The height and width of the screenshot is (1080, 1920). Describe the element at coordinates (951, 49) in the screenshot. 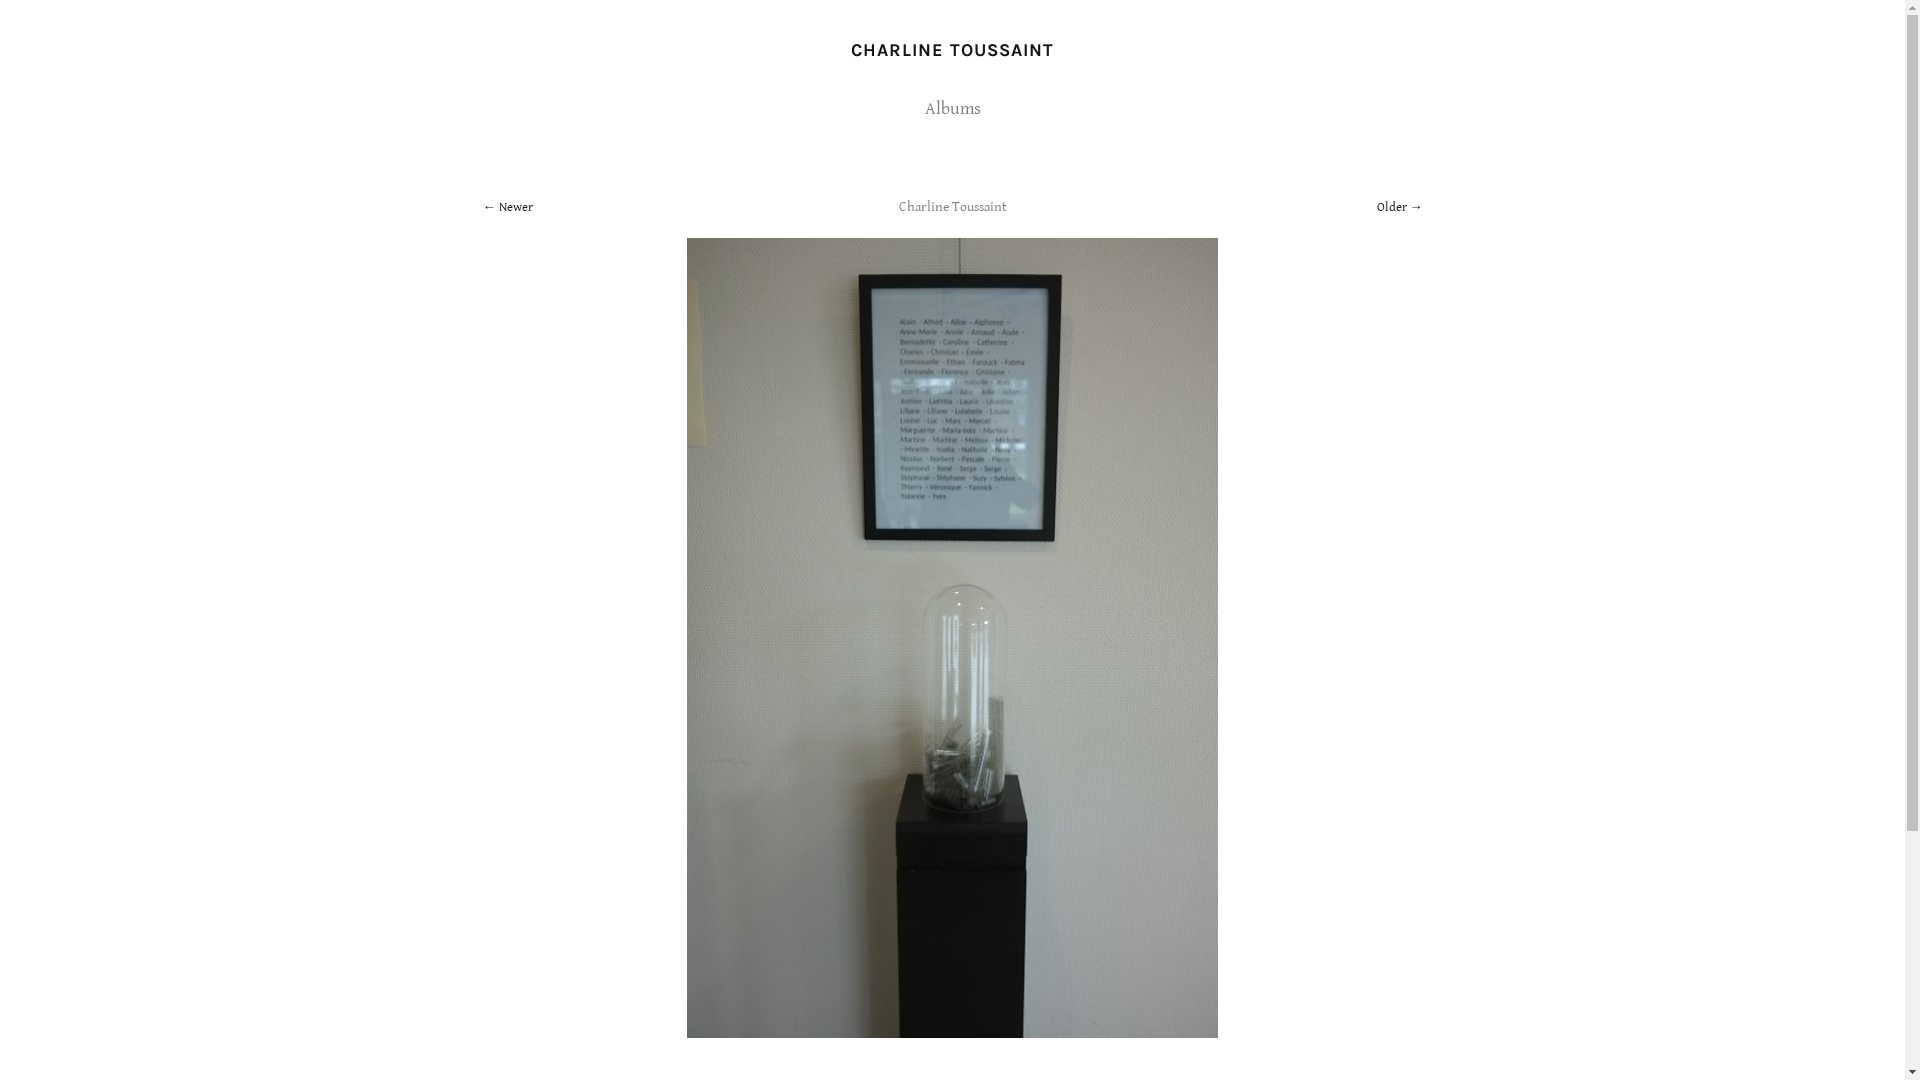

I see `'CHARLINE TOUSSAINT'` at that location.